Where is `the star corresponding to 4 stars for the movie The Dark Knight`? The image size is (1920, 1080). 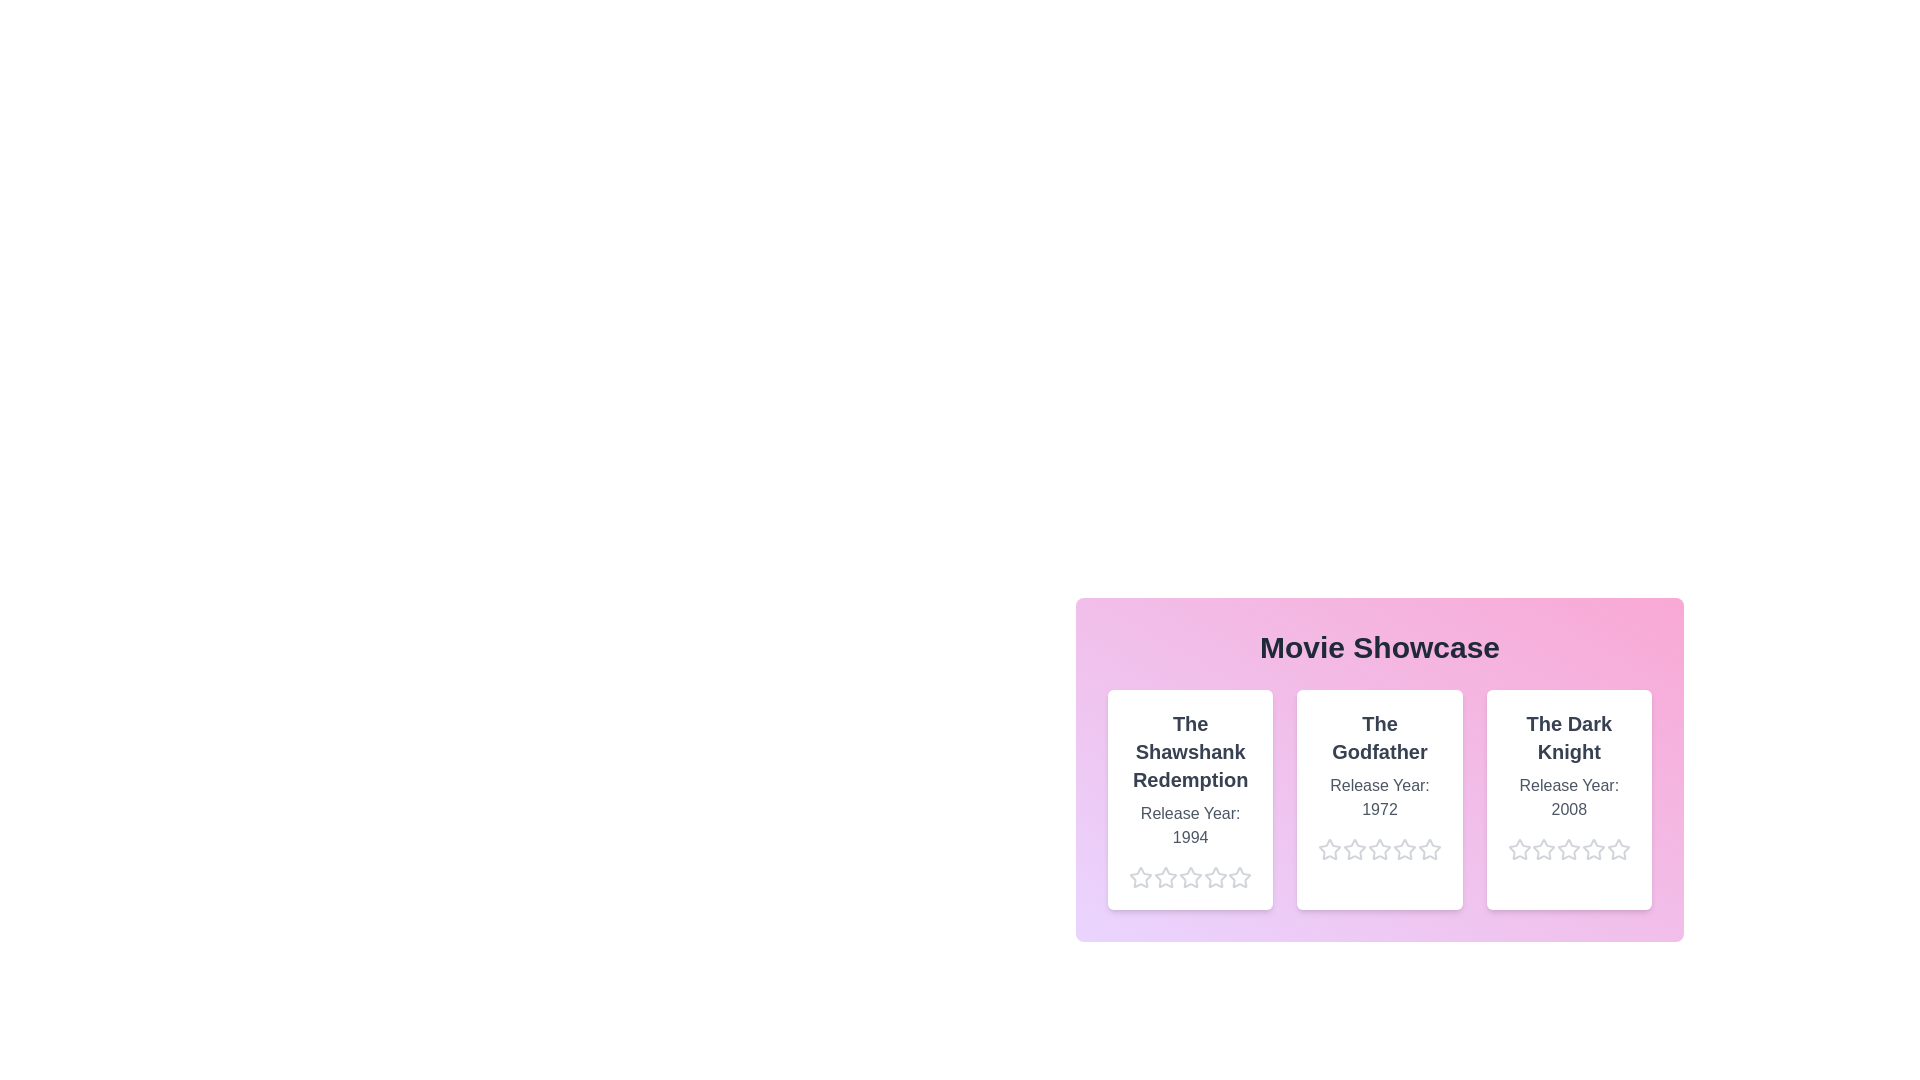 the star corresponding to 4 stars for the movie The Dark Knight is located at coordinates (1581, 849).